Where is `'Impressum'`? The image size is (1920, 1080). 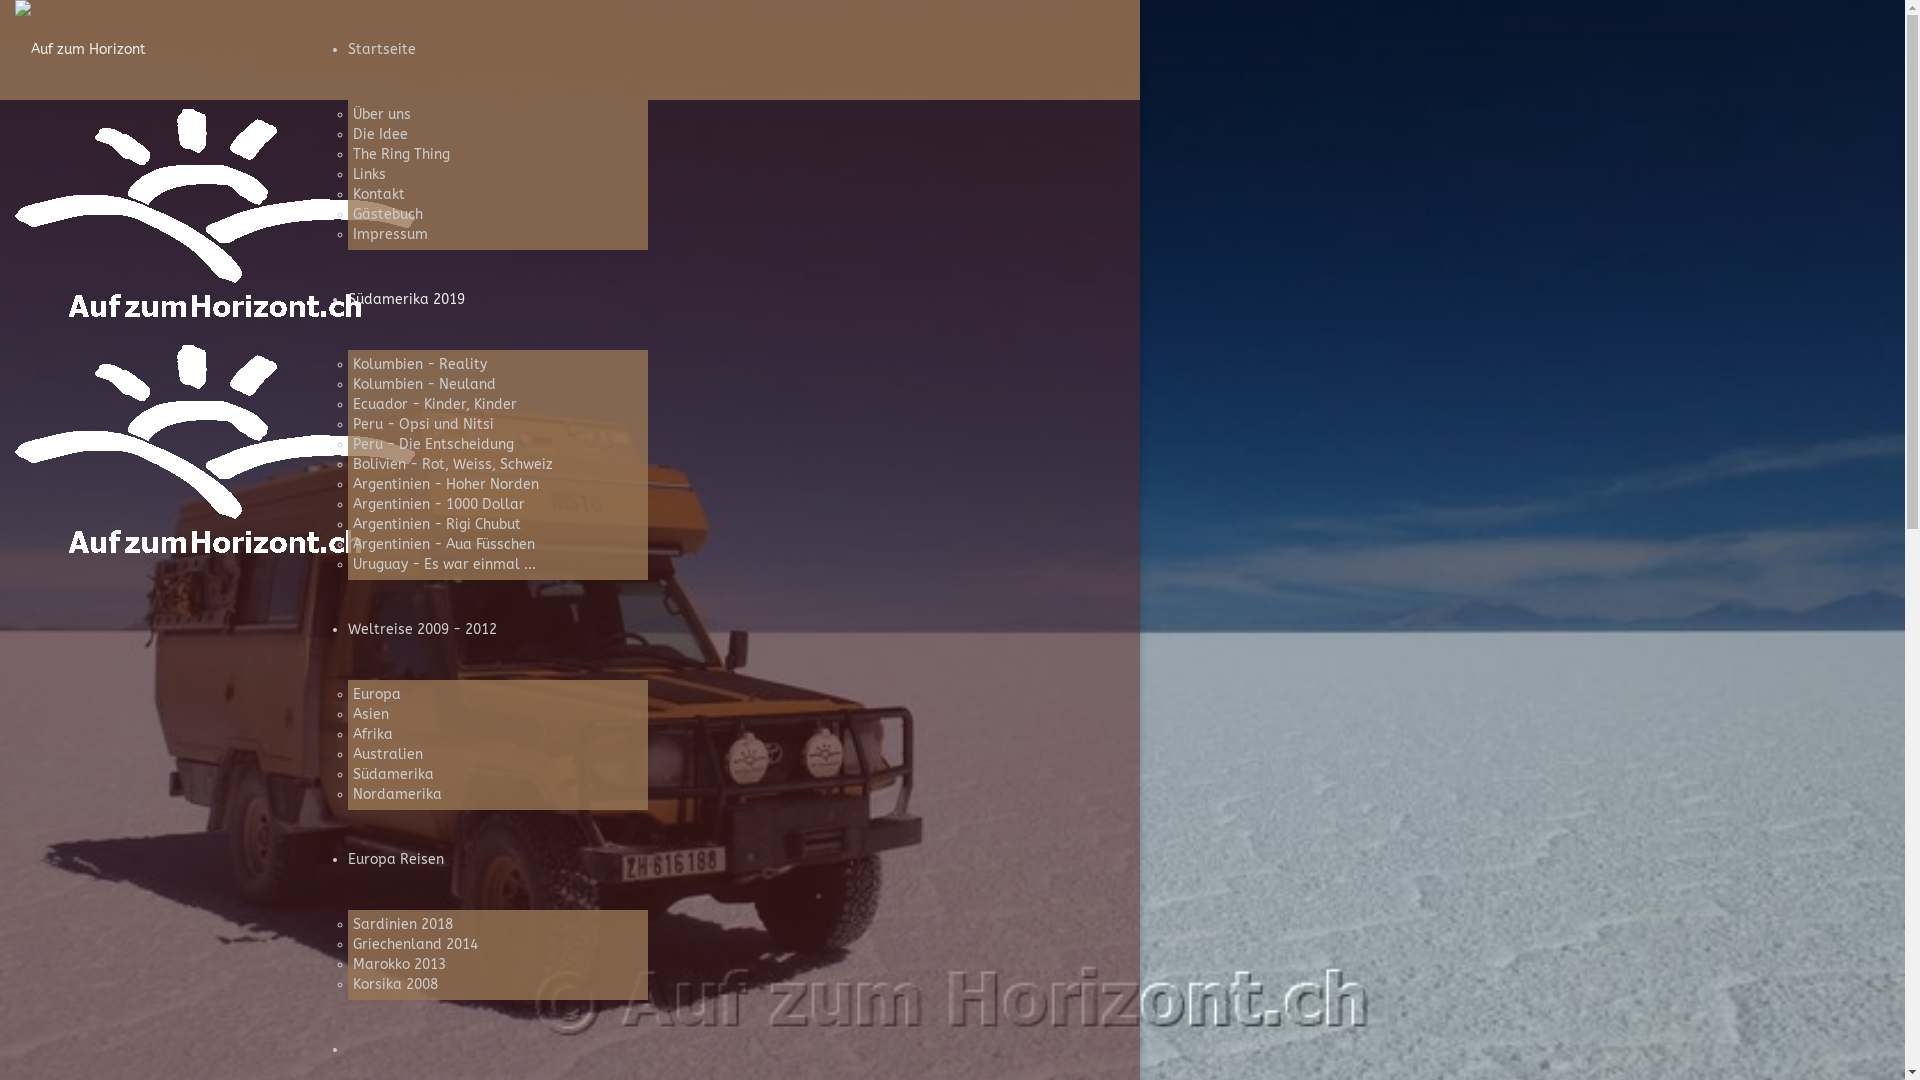 'Impressum' is located at coordinates (351, 233).